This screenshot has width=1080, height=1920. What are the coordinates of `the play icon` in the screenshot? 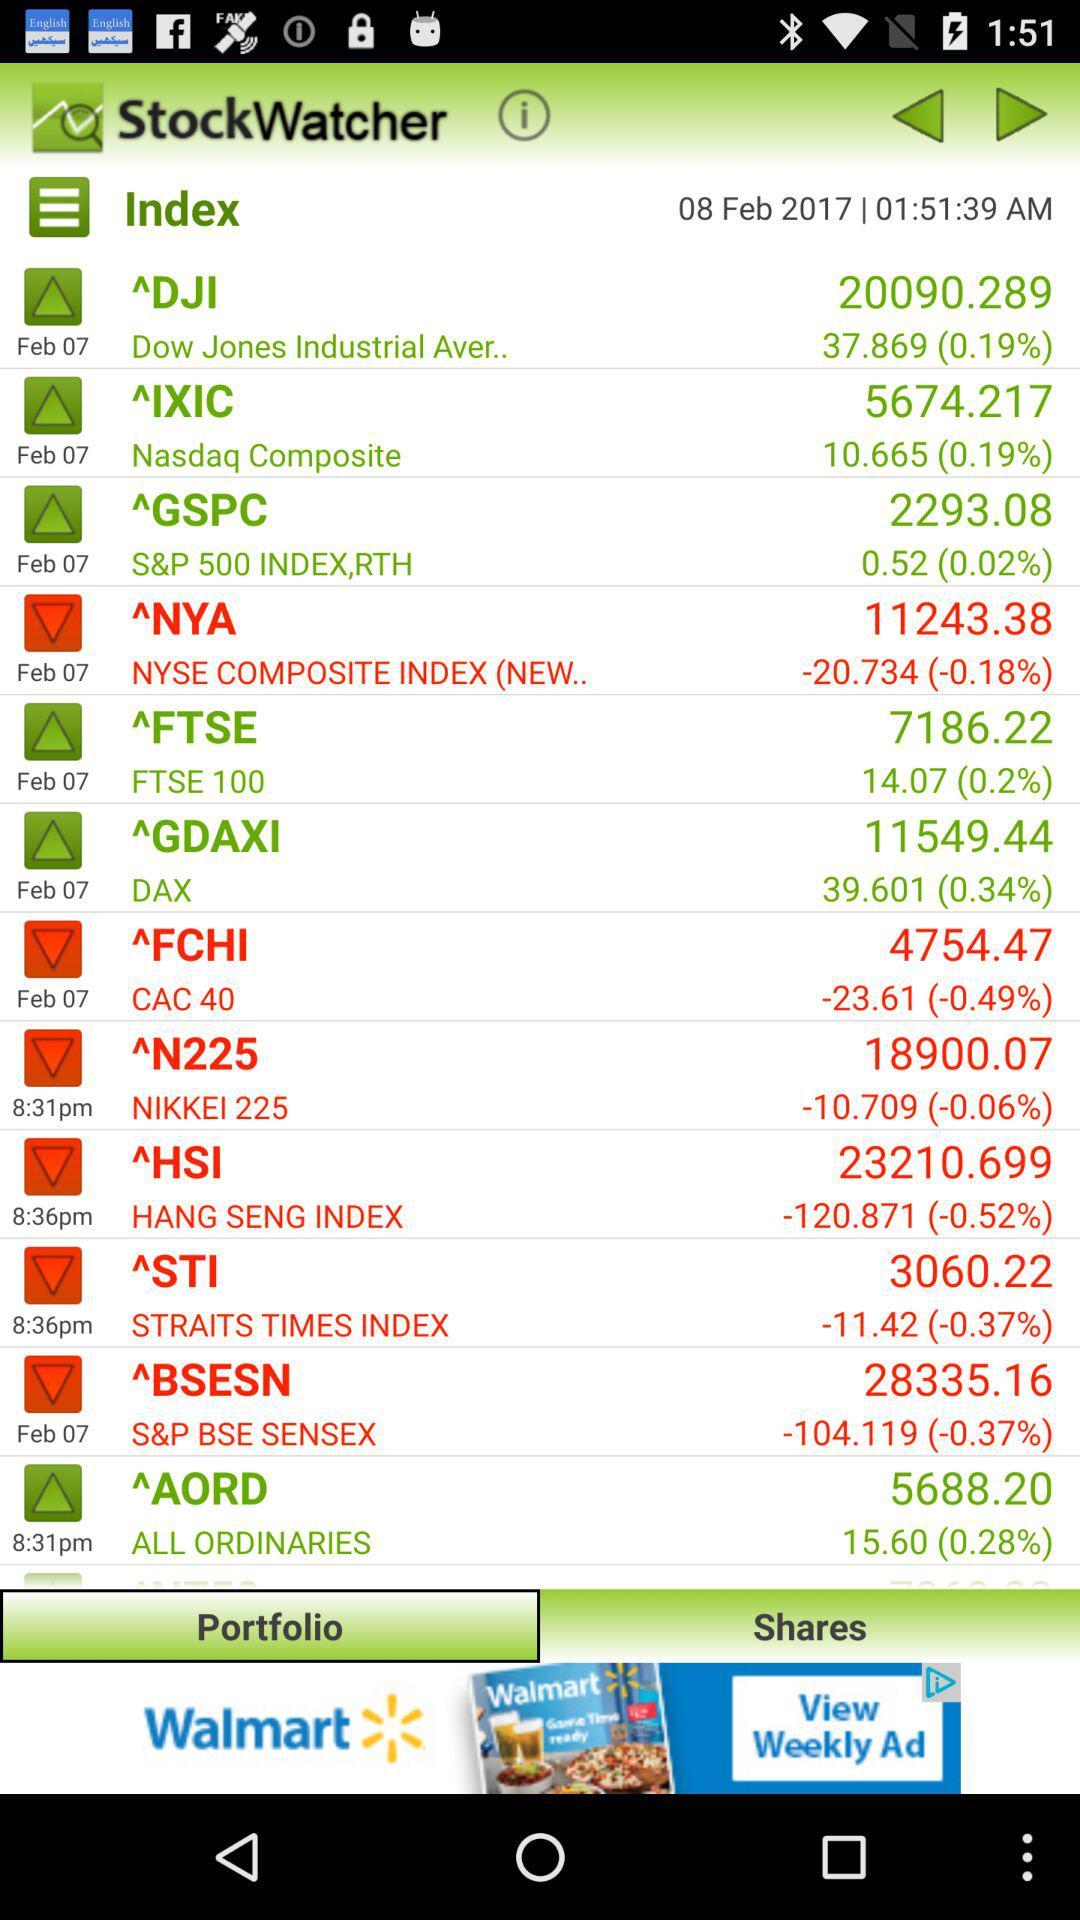 It's located at (1022, 122).